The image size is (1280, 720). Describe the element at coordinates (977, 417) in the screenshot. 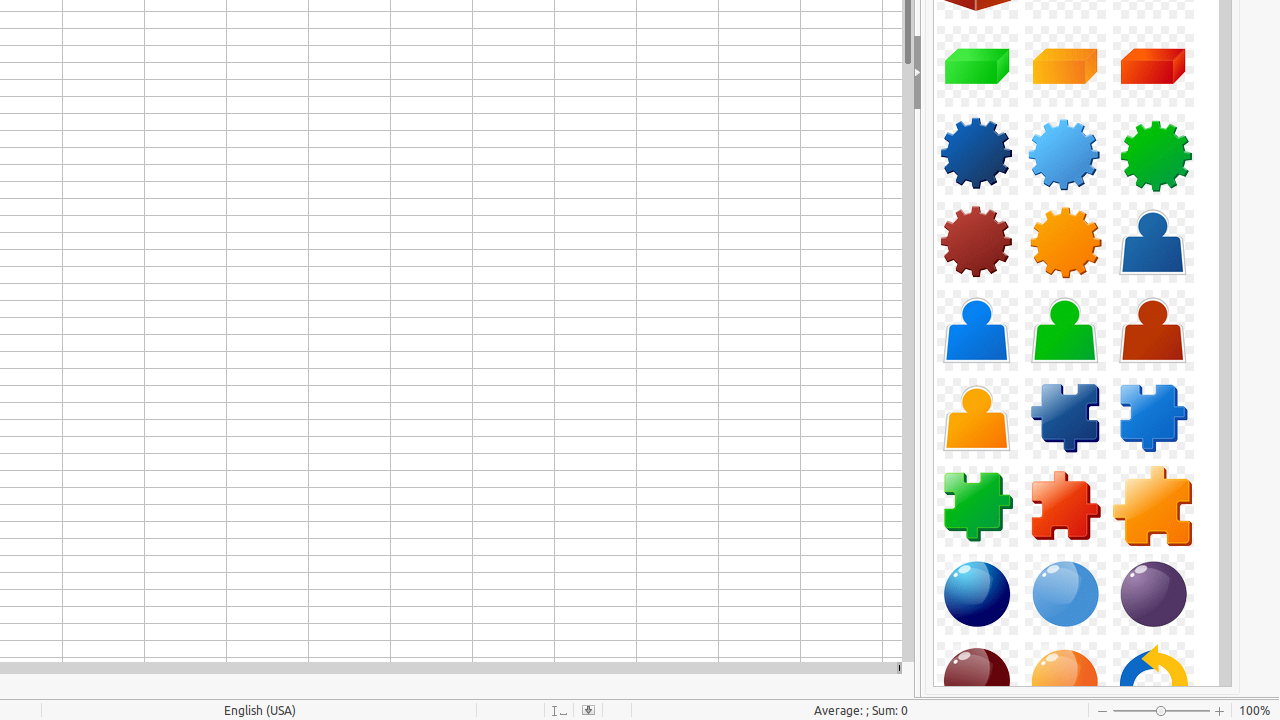

I see `'Component-Person05-Orange'` at that location.